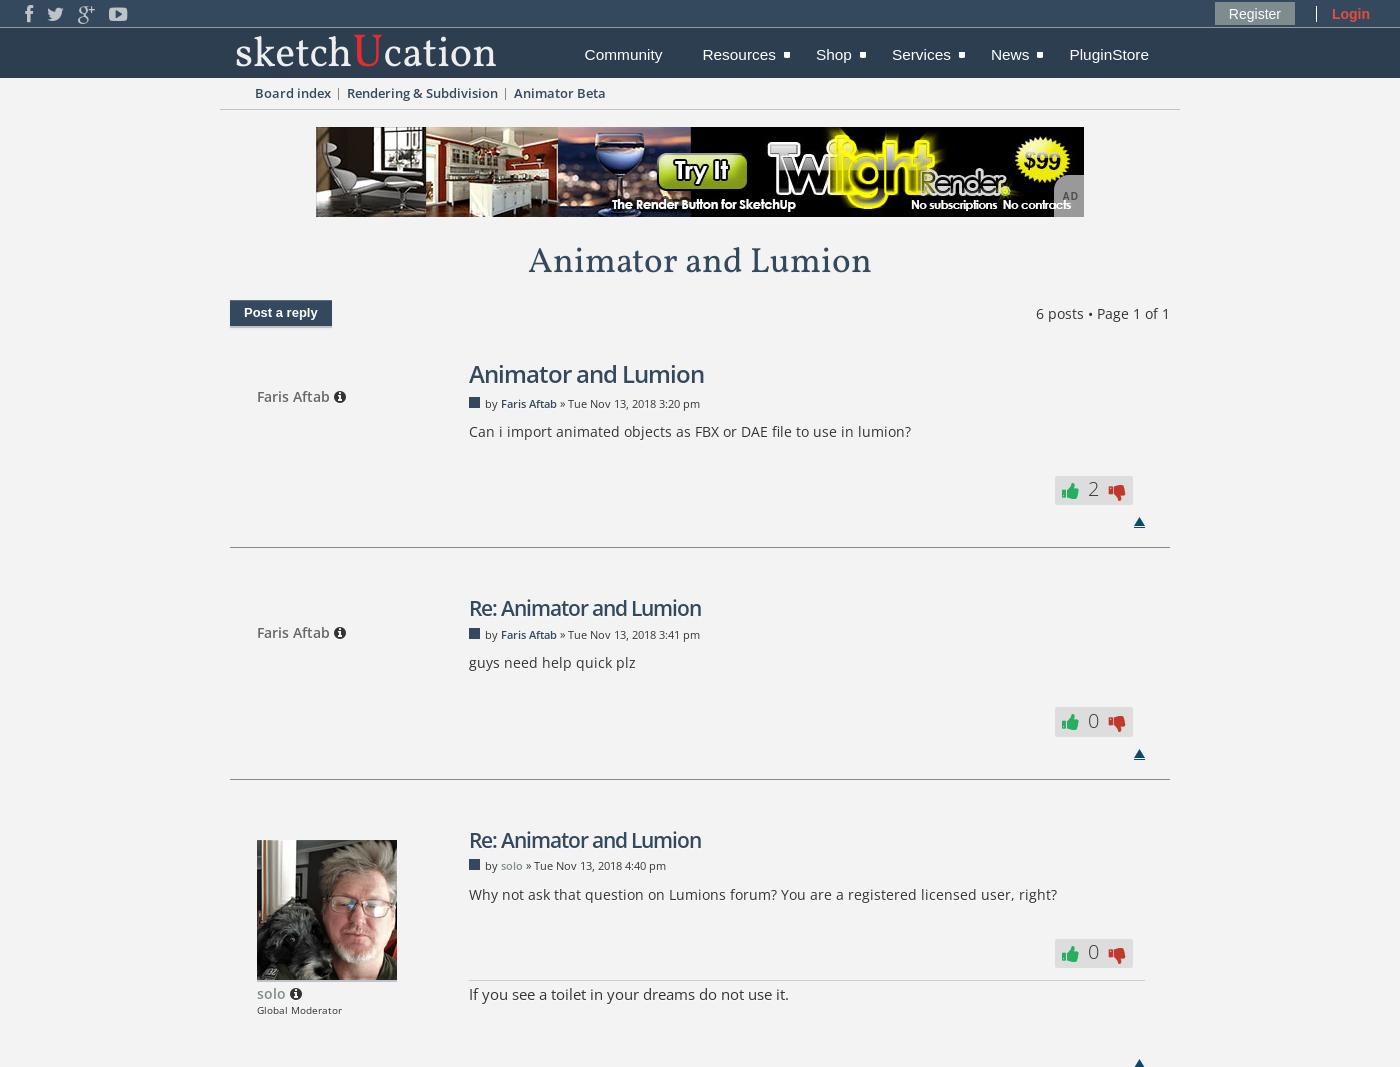 This screenshot has height=1067, width=1400. I want to click on '» Tue Nov 13, 2018 4:40 pm', so click(593, 864).